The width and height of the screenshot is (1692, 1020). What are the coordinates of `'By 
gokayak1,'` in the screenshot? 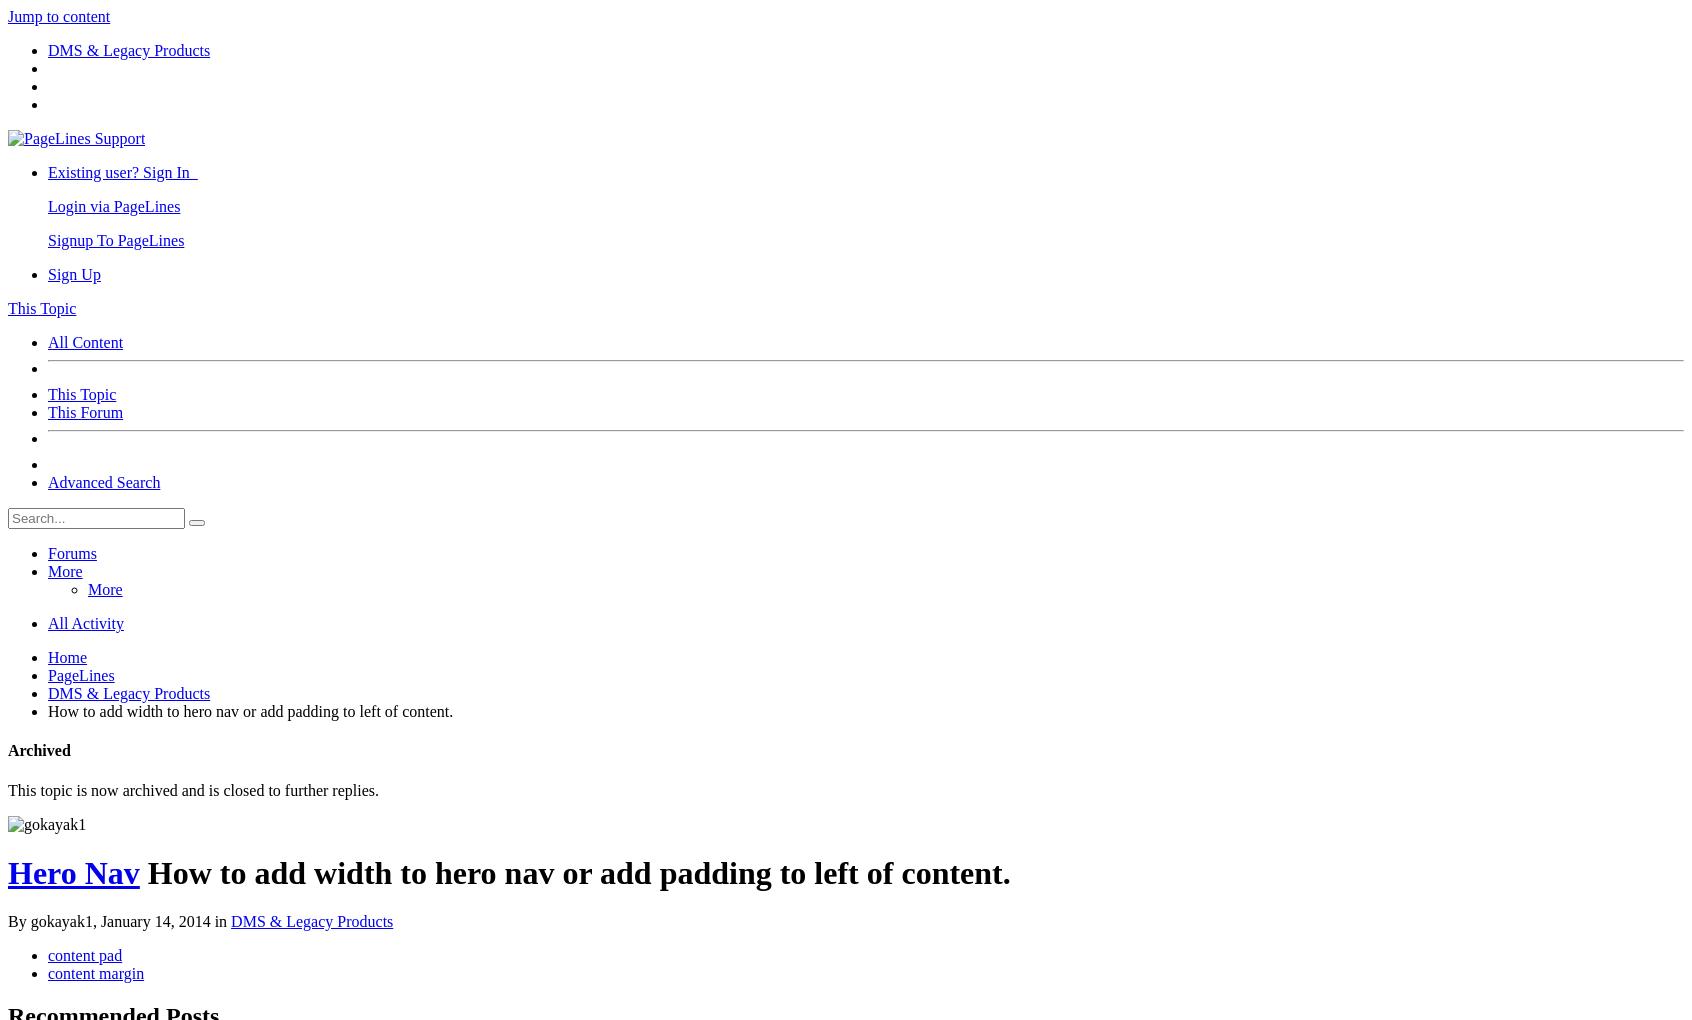 It's located at (52, 921).